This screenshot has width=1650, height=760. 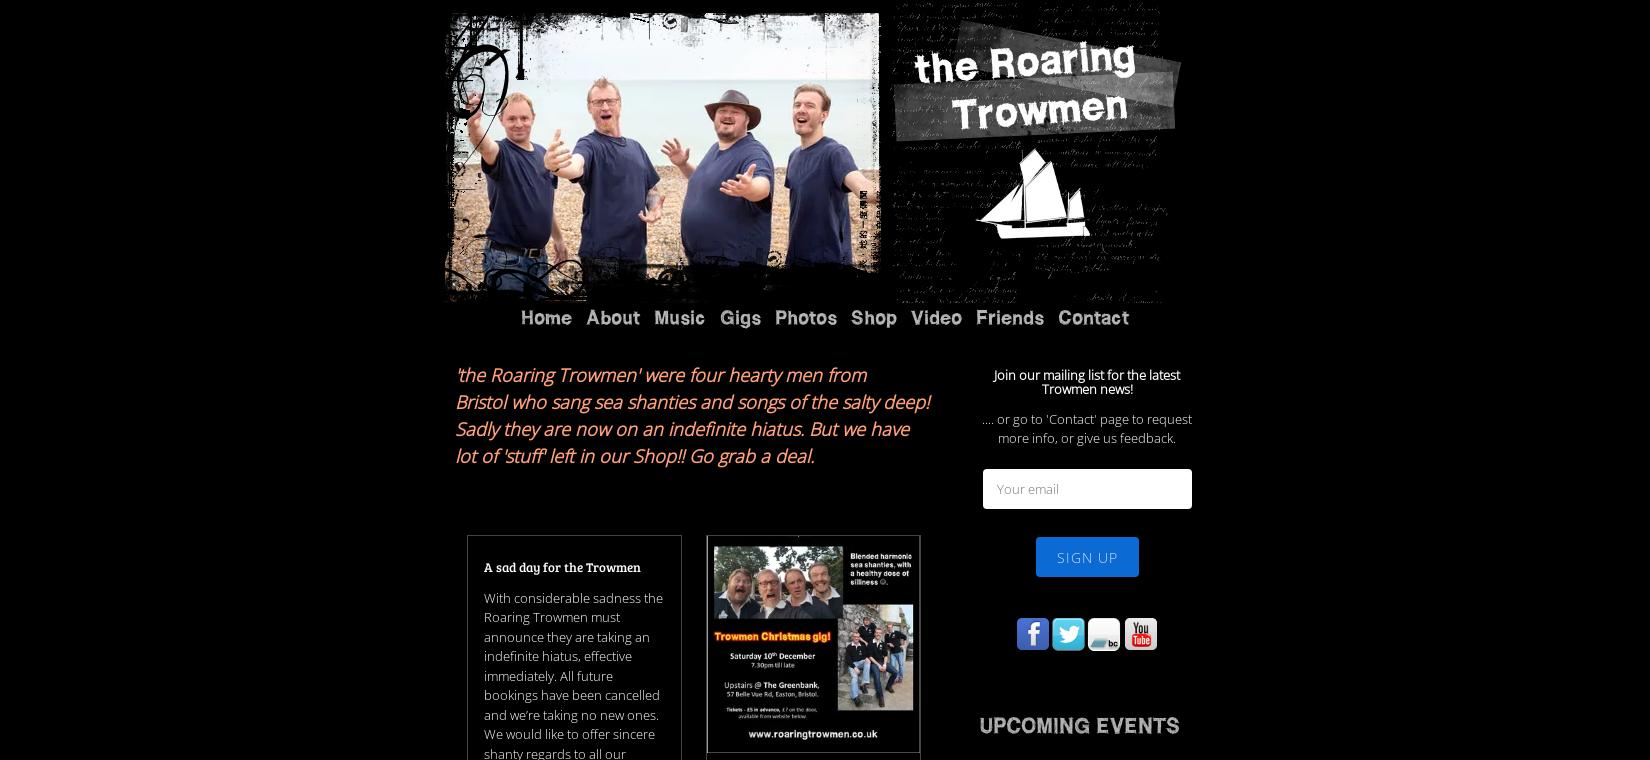 What do you see at coordinates (560, 318) in the screenshot?
I see `'A sad day for the Trowmen'` at bounding box center [560, 318].